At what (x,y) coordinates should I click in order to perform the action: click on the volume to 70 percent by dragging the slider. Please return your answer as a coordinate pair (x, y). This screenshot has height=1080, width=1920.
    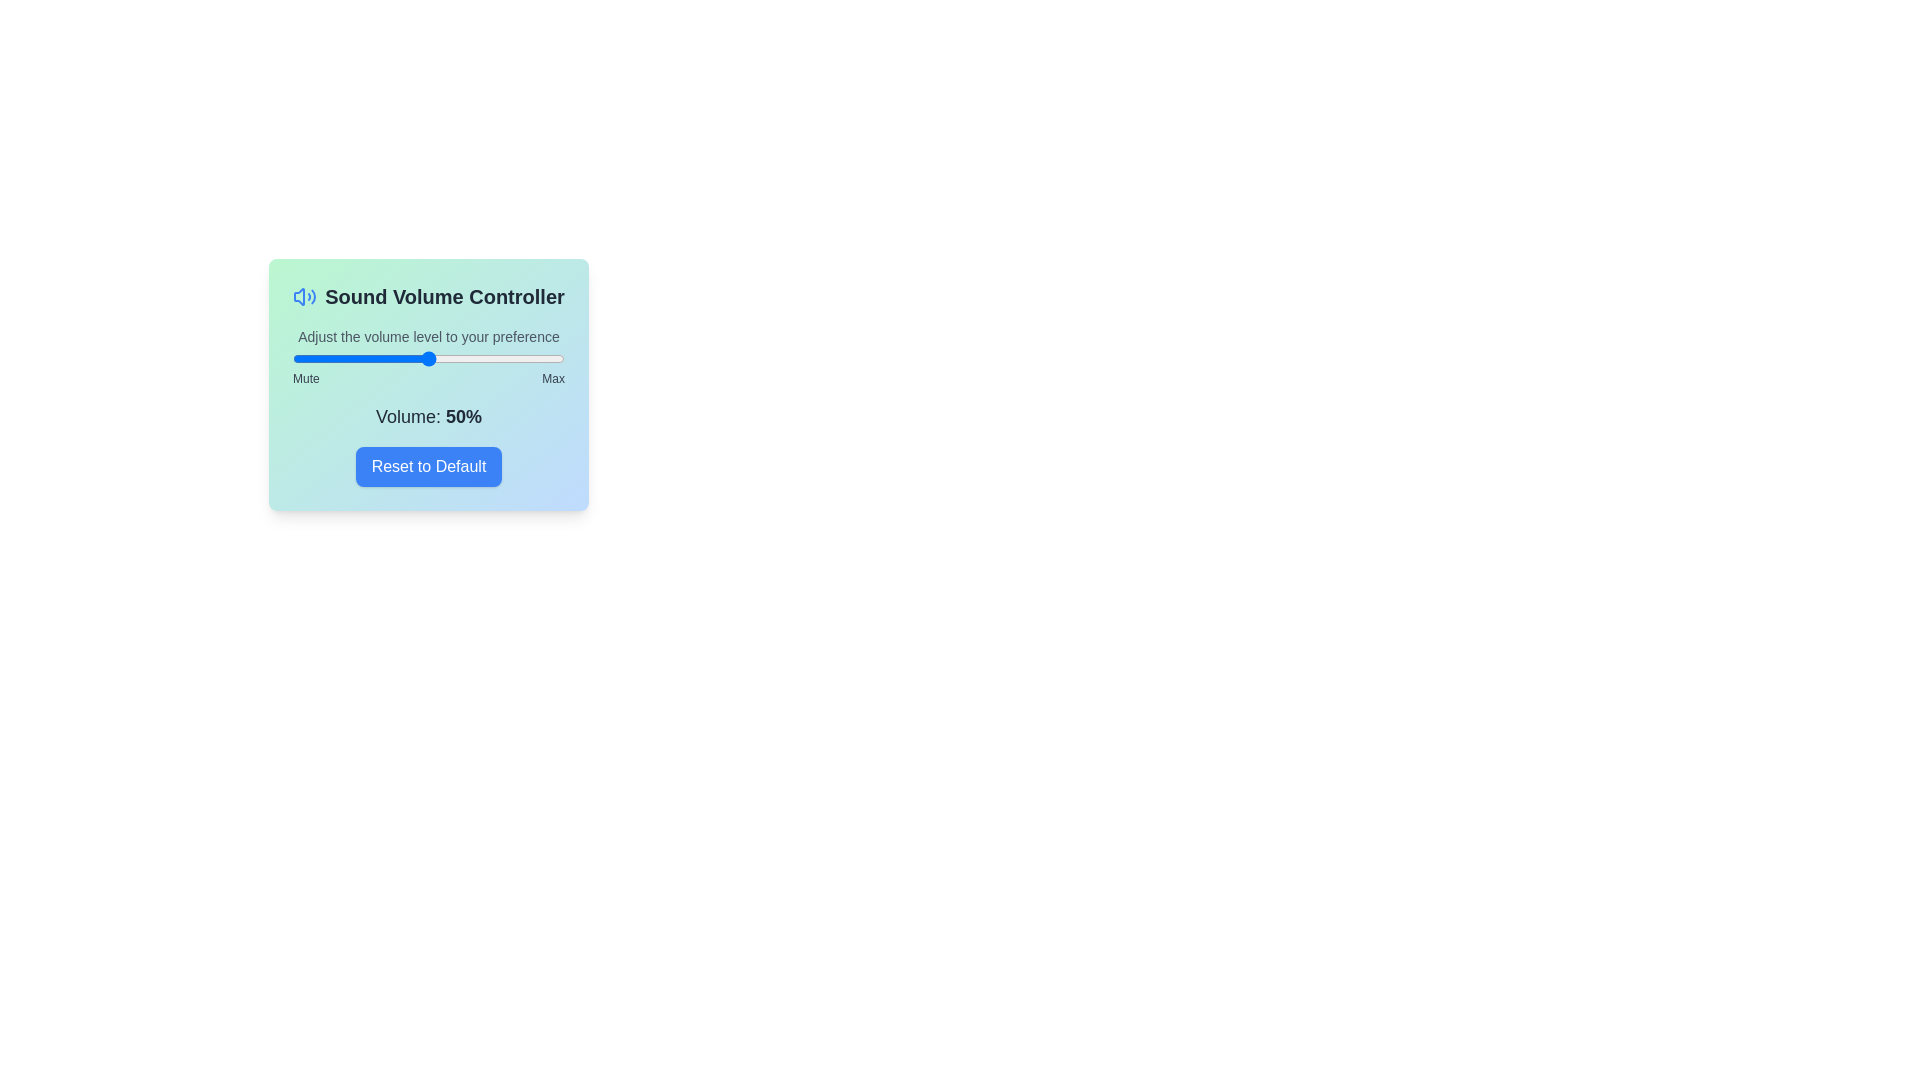
    Looking at the image, I should click on (483, 357).